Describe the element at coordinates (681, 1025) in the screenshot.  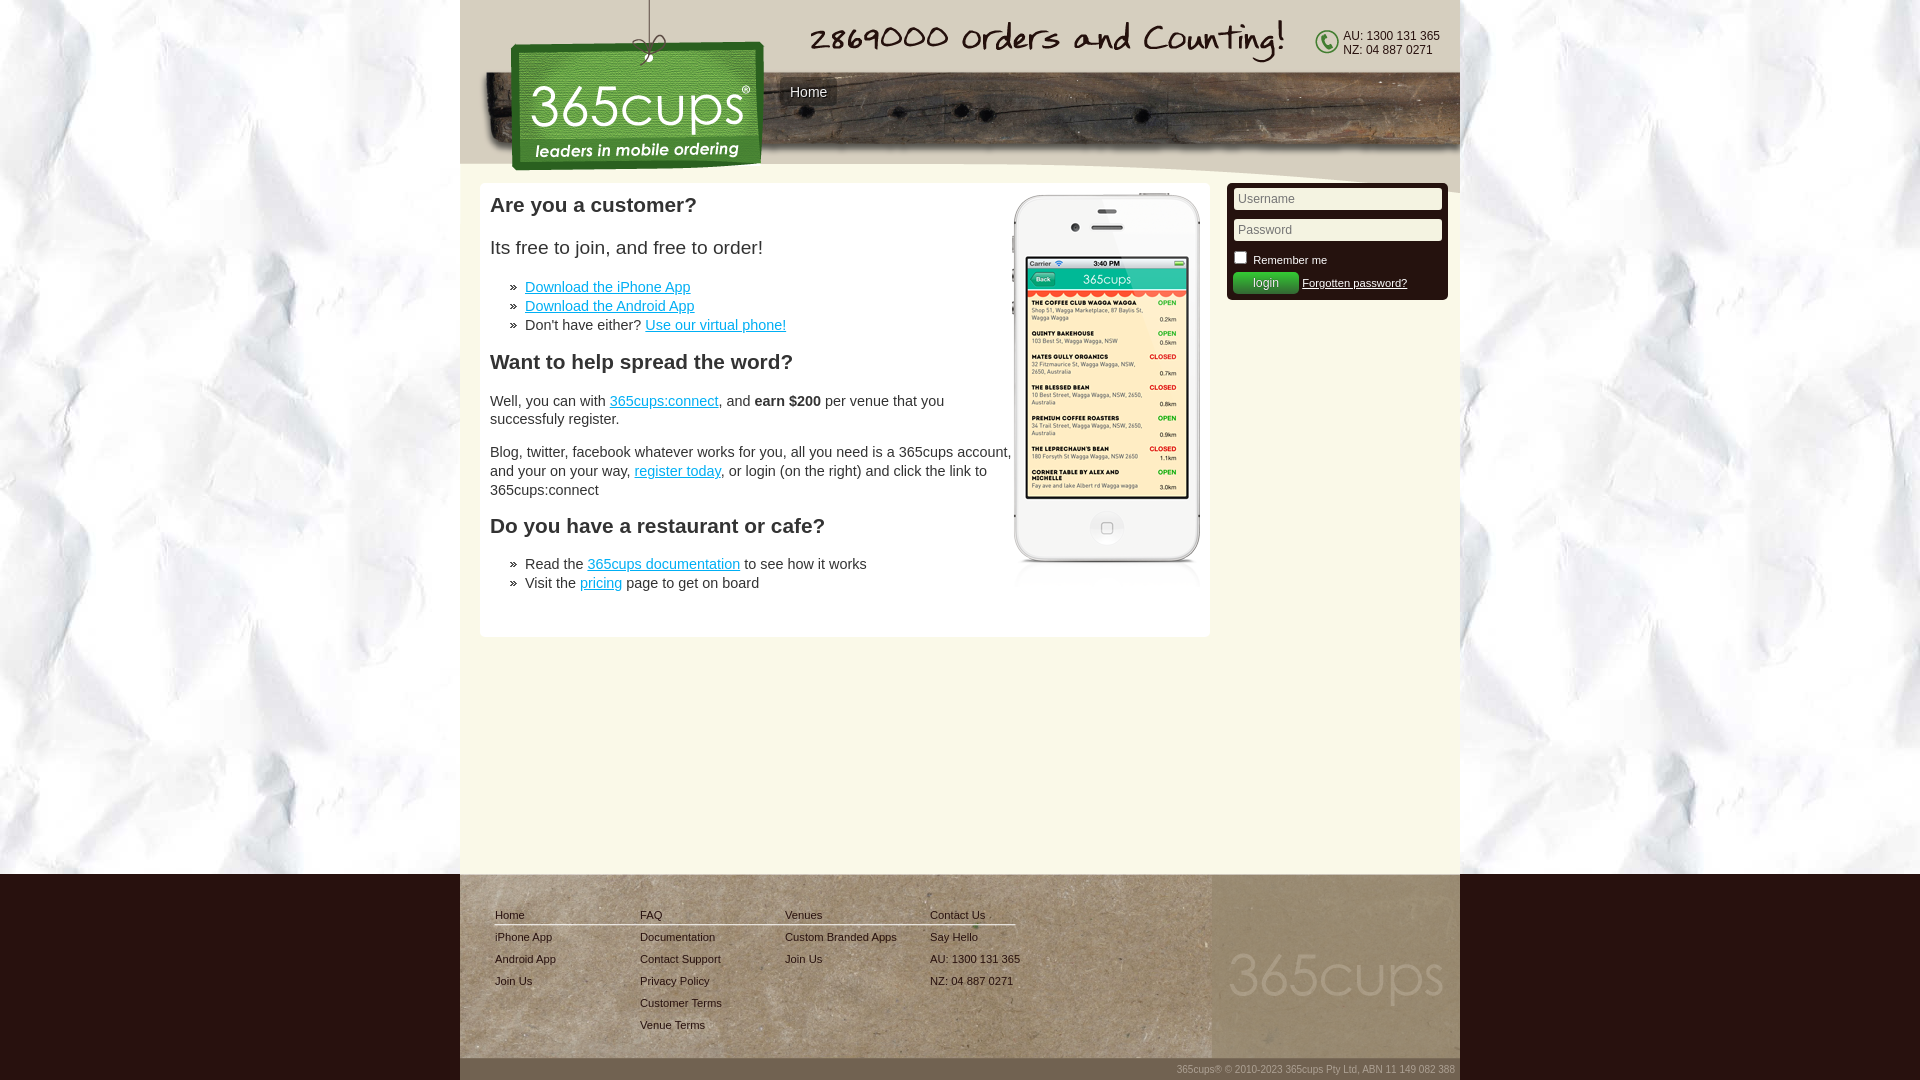
I see `'Venue Terms'` at that location.